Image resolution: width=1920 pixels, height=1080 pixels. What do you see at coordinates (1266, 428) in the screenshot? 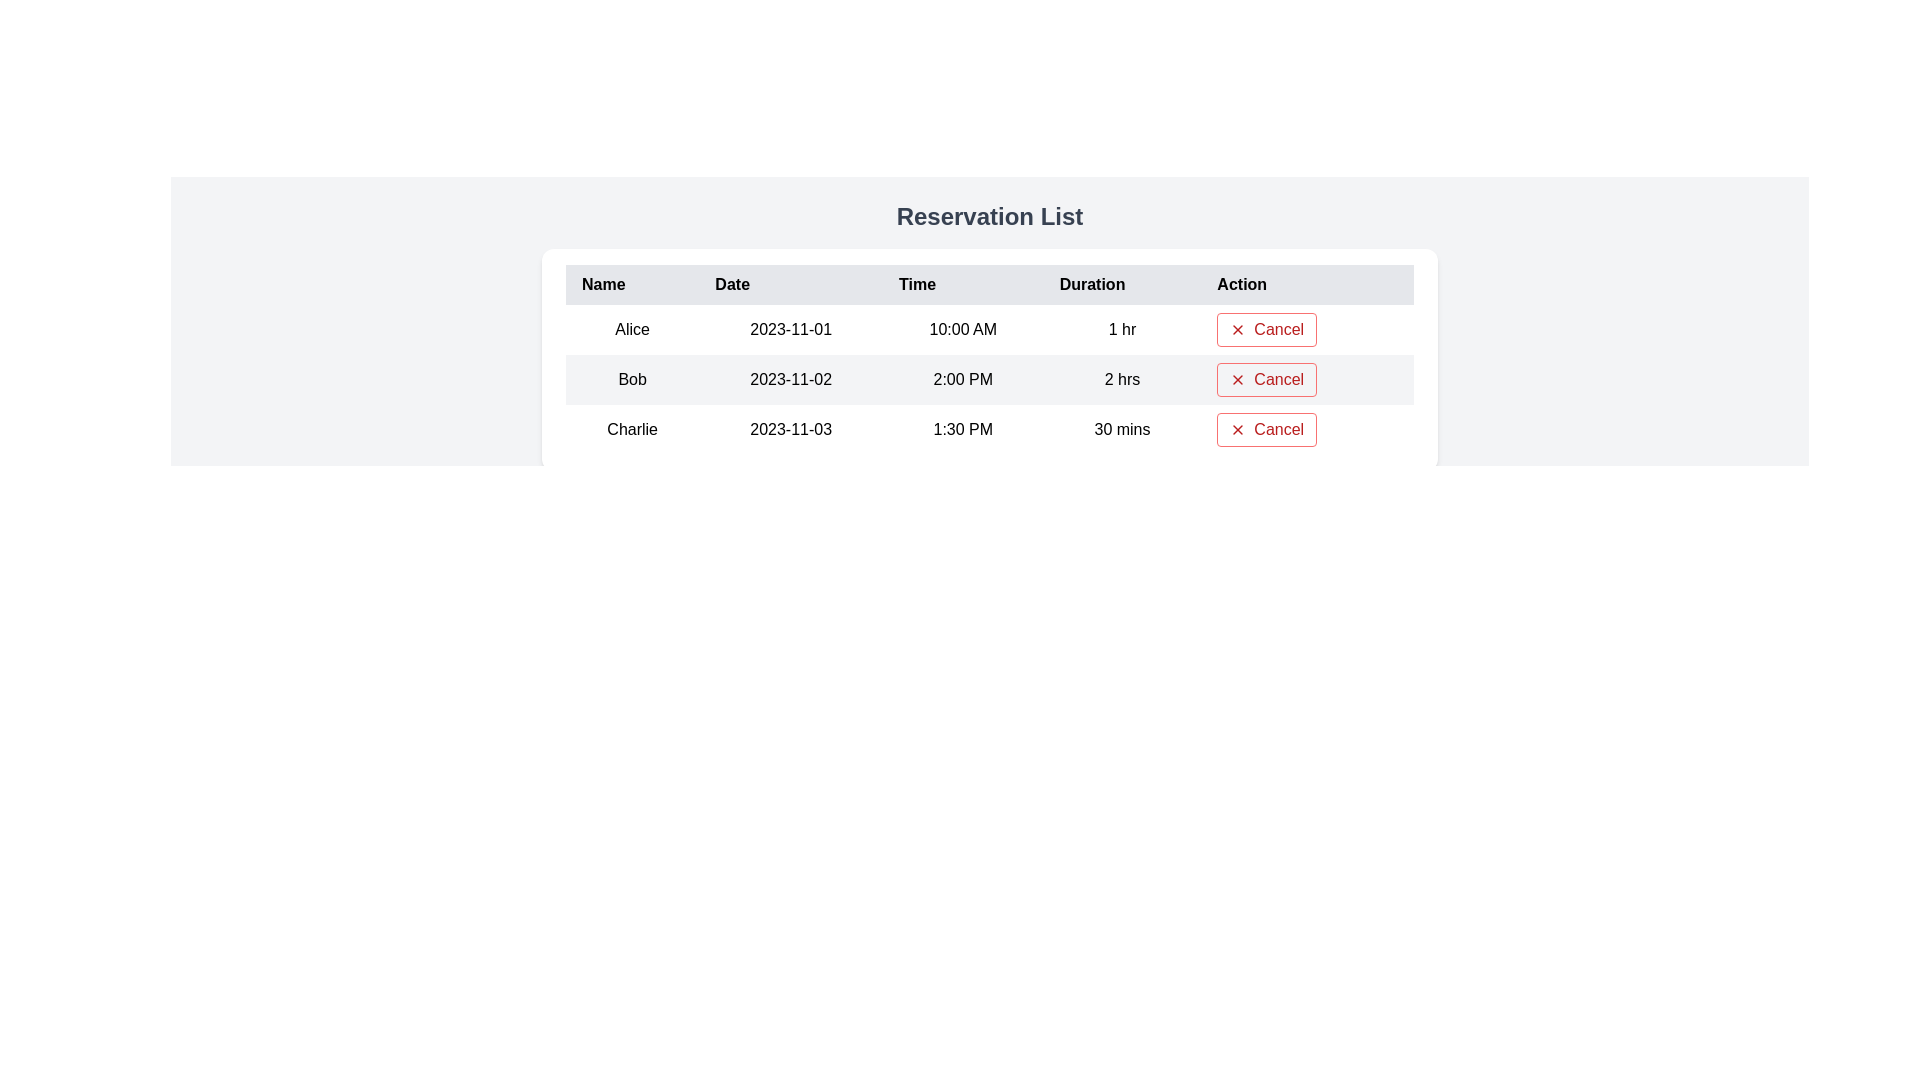
I see `the third button labeled 'Cancel' in the 'Action' column of the tabular interface adjacent to '30 mins' for 'Charlie'` at bounding box center [1266, 428].